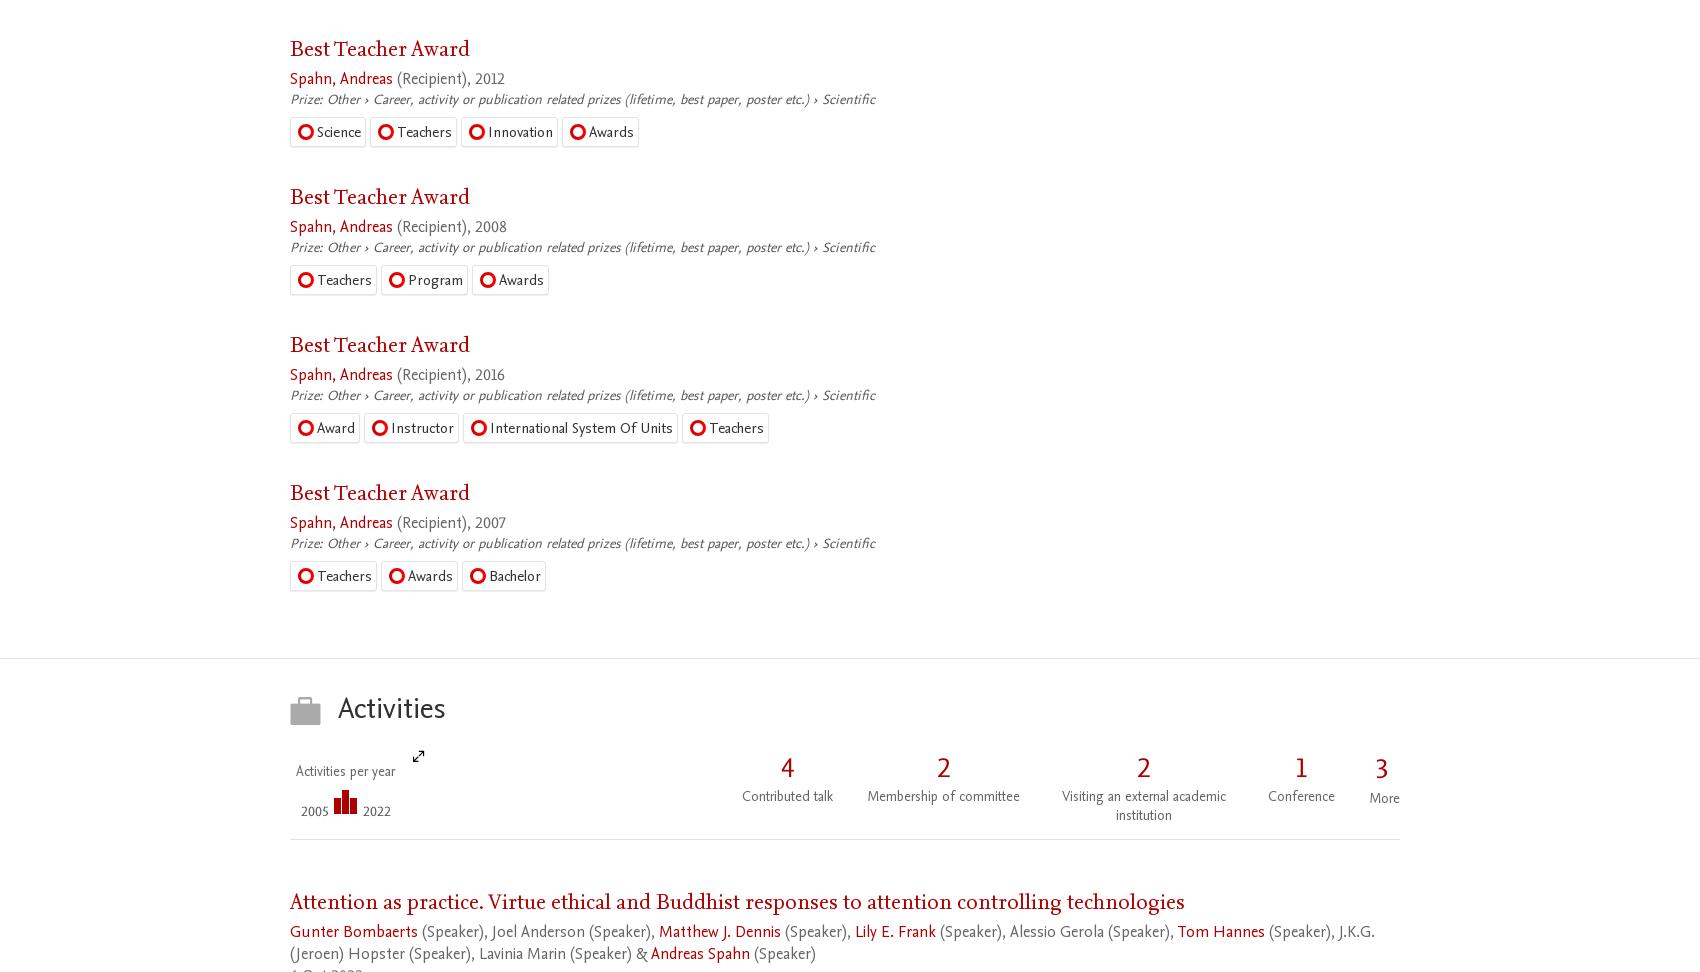 The height and width of the screenshot is (972, 1700). What do you see at coordinates (435, 280) in the screenshot?
I see `'Program'` at bounding box center [435, 280].